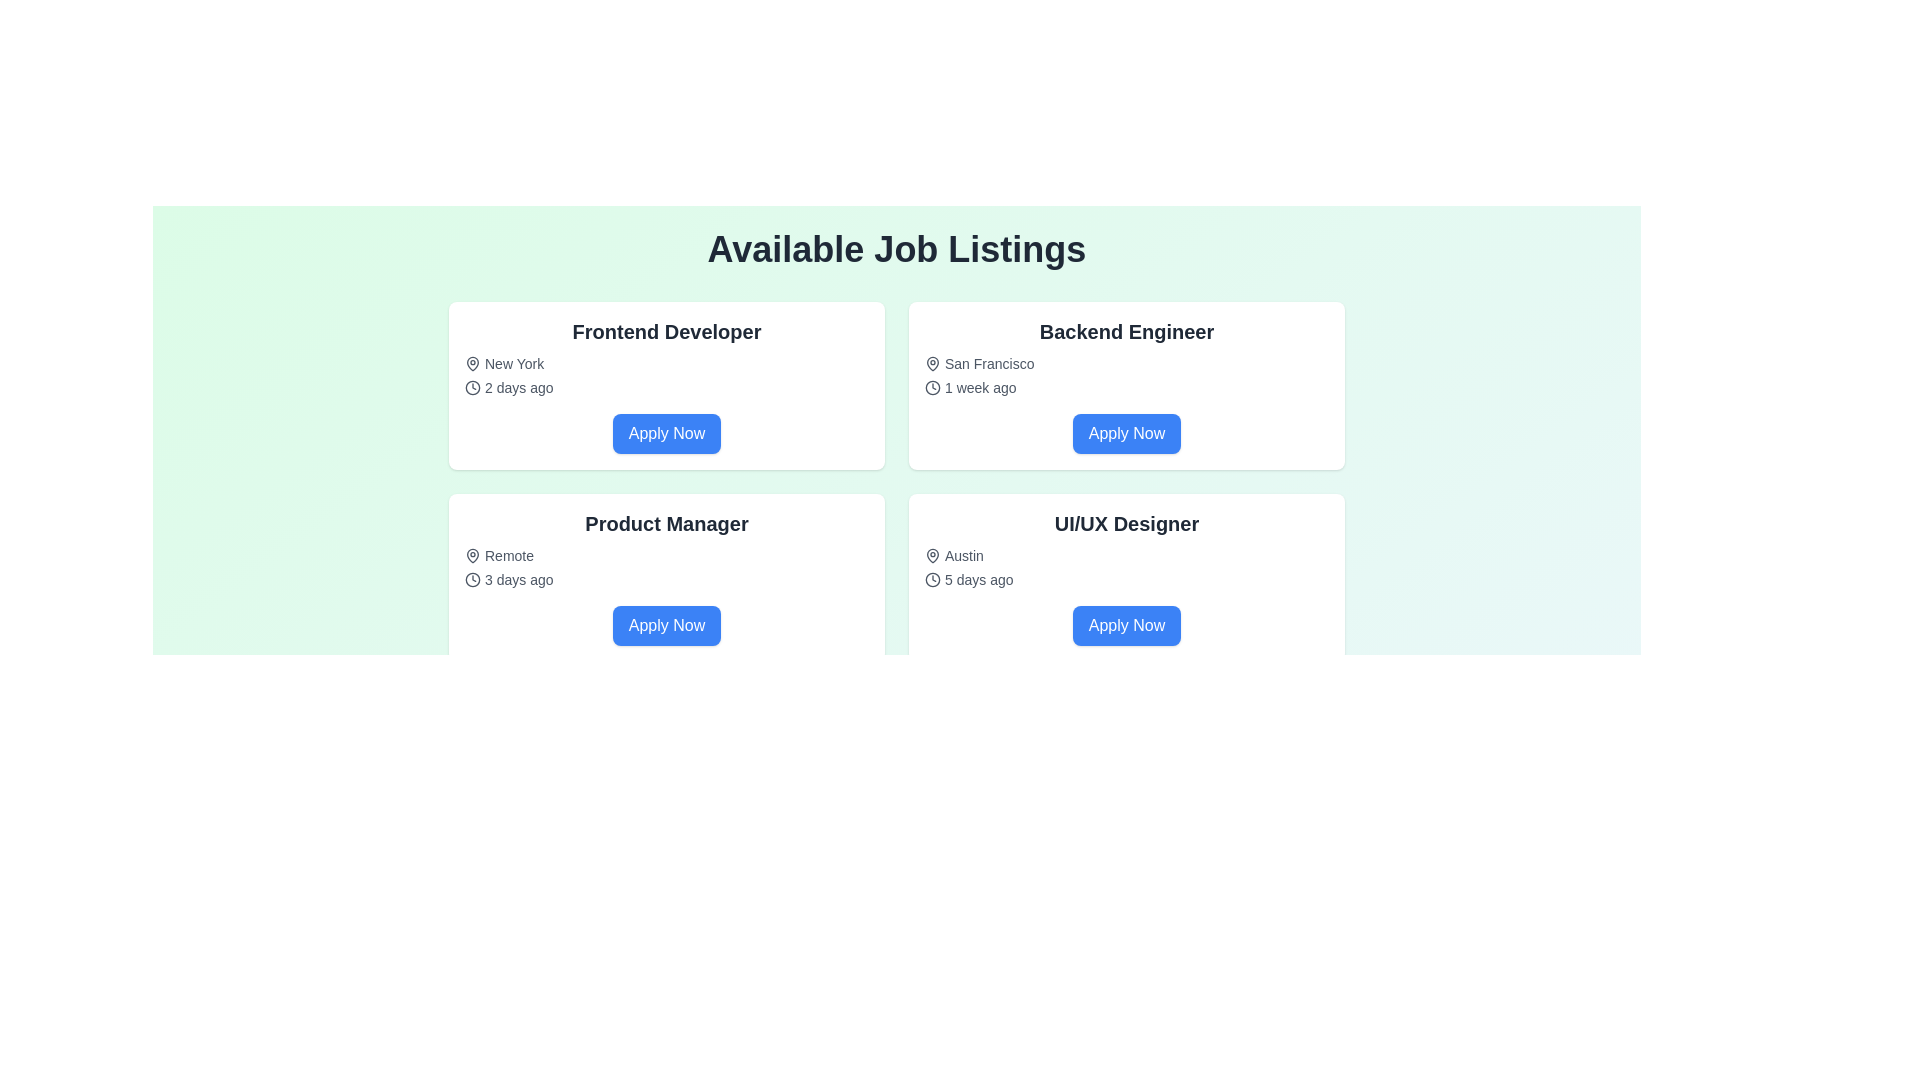 The image size is (1920, 1080). What do you see at coordinates (667, 624) in the screenshot?
I see `the button to initiate the application process for the 'Product Manager' position, located at the bottom center of the job listing card` at bounding box center [667, 624].